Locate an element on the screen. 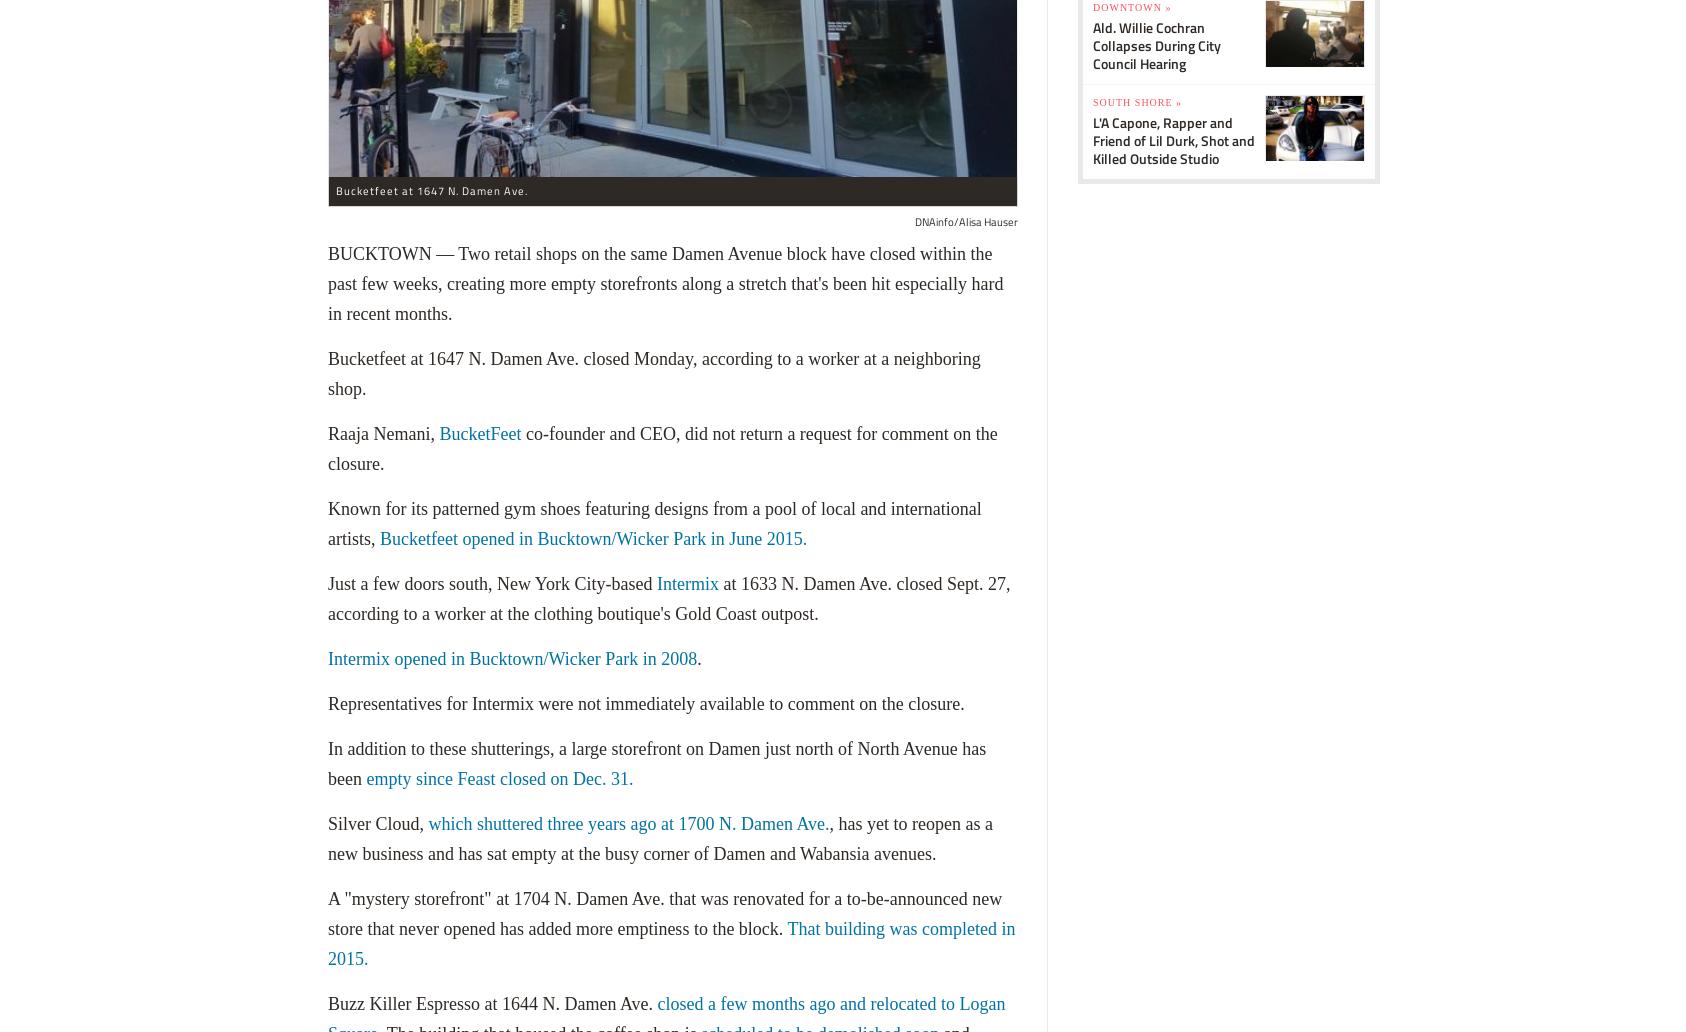  'Bucketfeet opened in Bucktown/Wicker Park in June 2015.' is located at coordinates (592, 539).